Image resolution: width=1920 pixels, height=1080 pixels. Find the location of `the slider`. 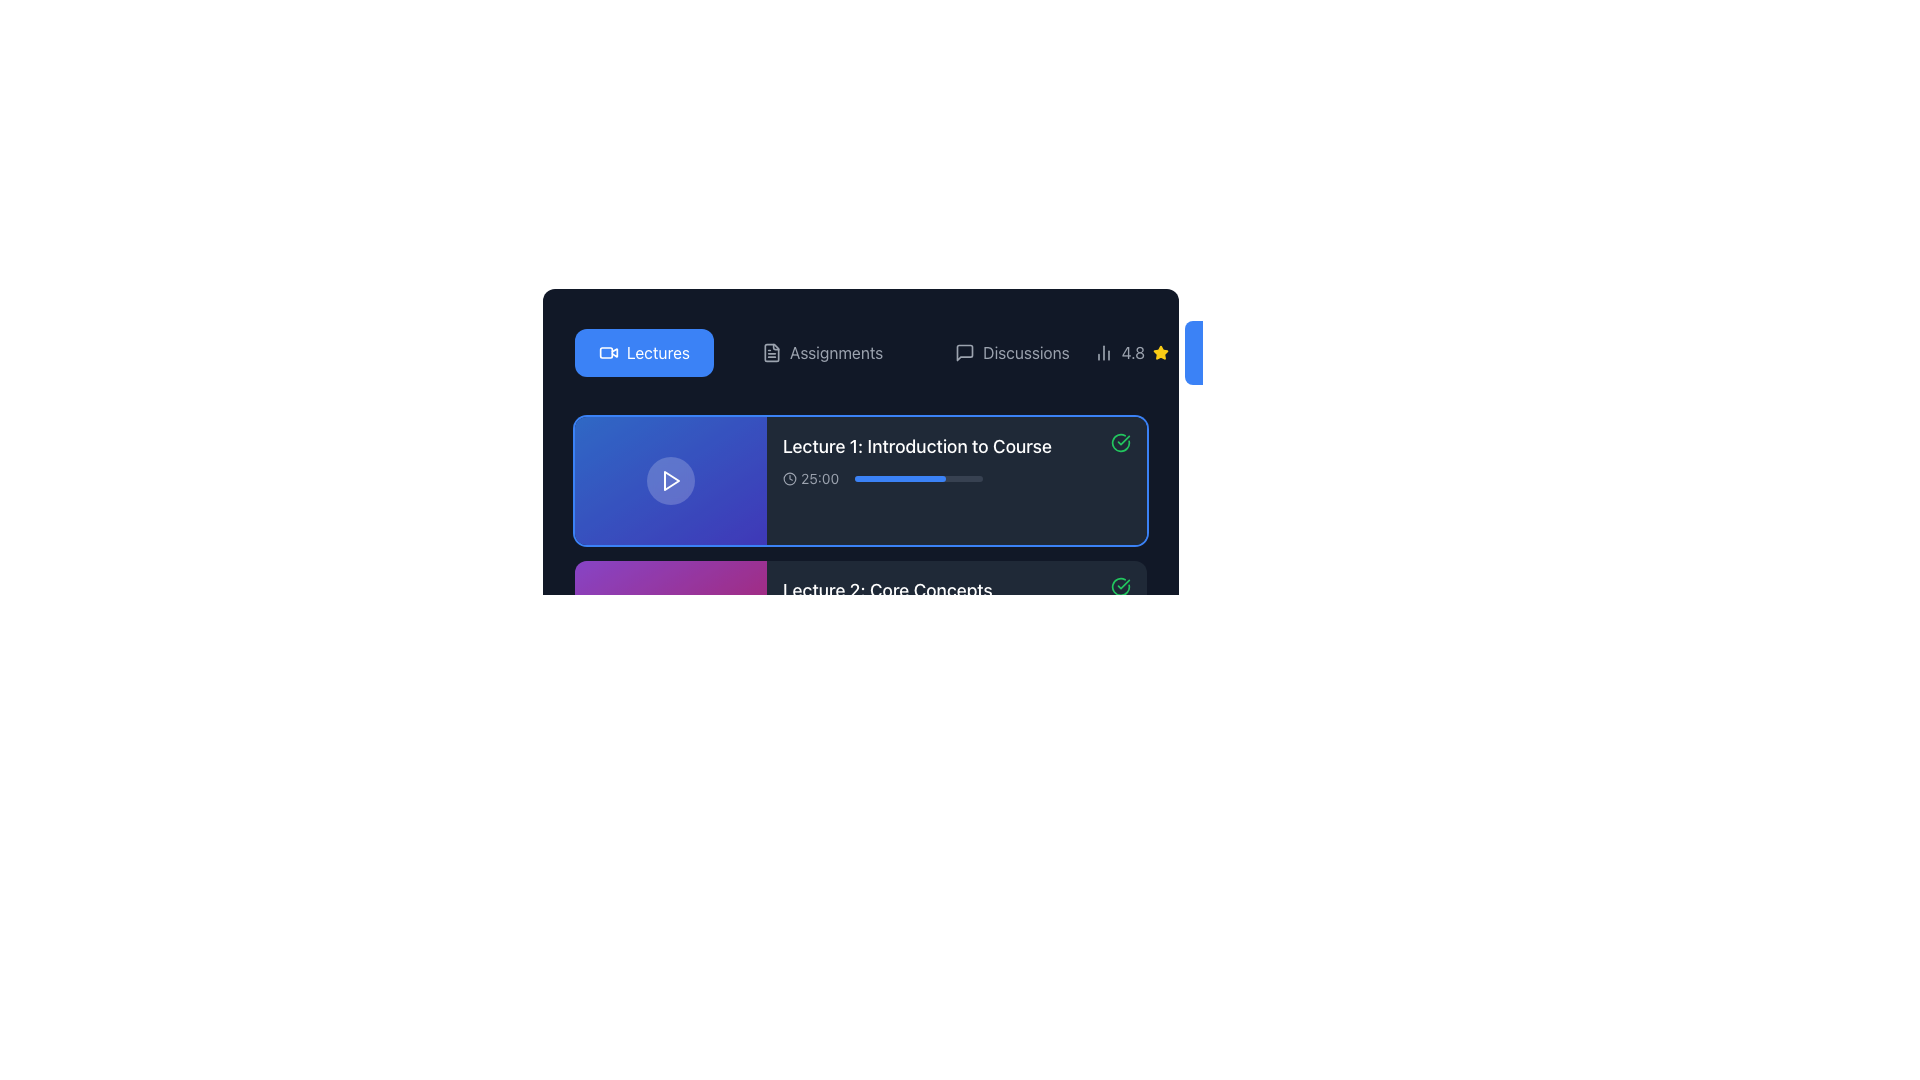

the slider is located at coordinates (916, 478).